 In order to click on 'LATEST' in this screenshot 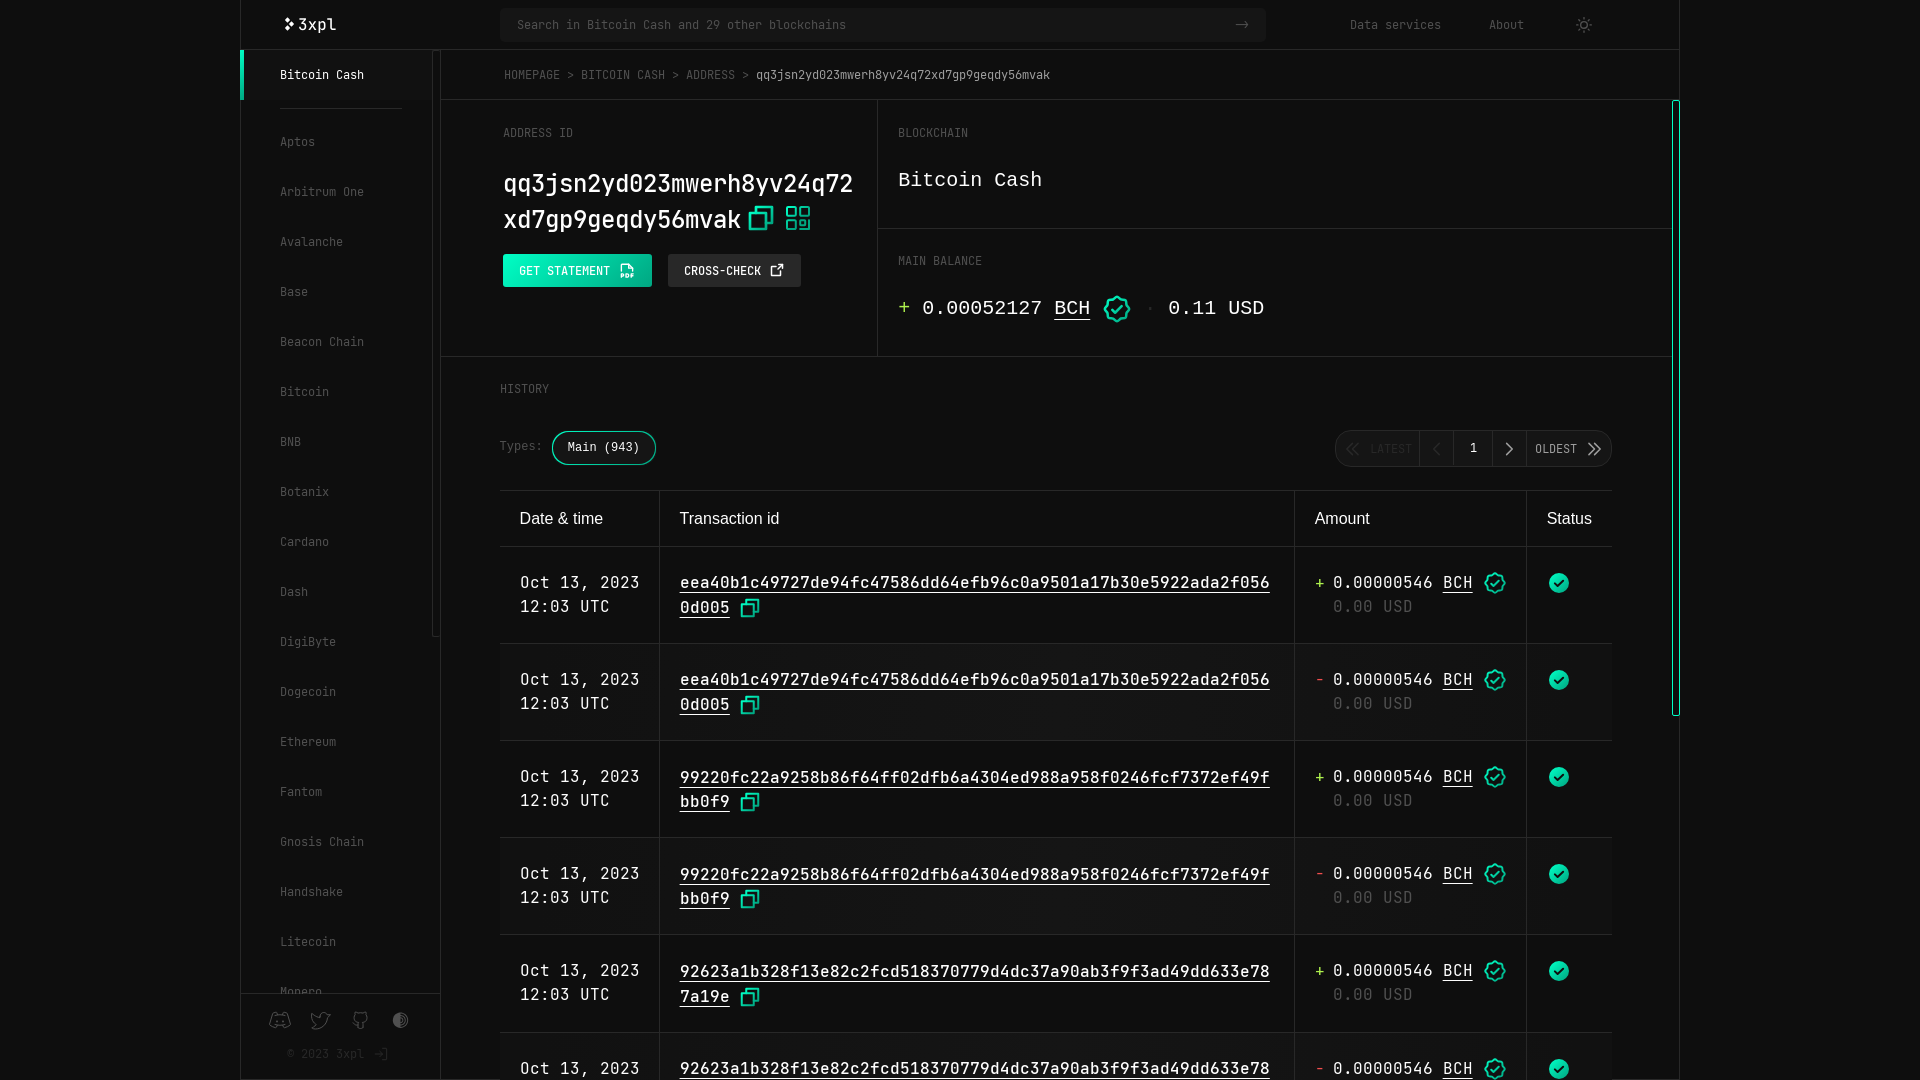, I will do `click(1376, 447)`.